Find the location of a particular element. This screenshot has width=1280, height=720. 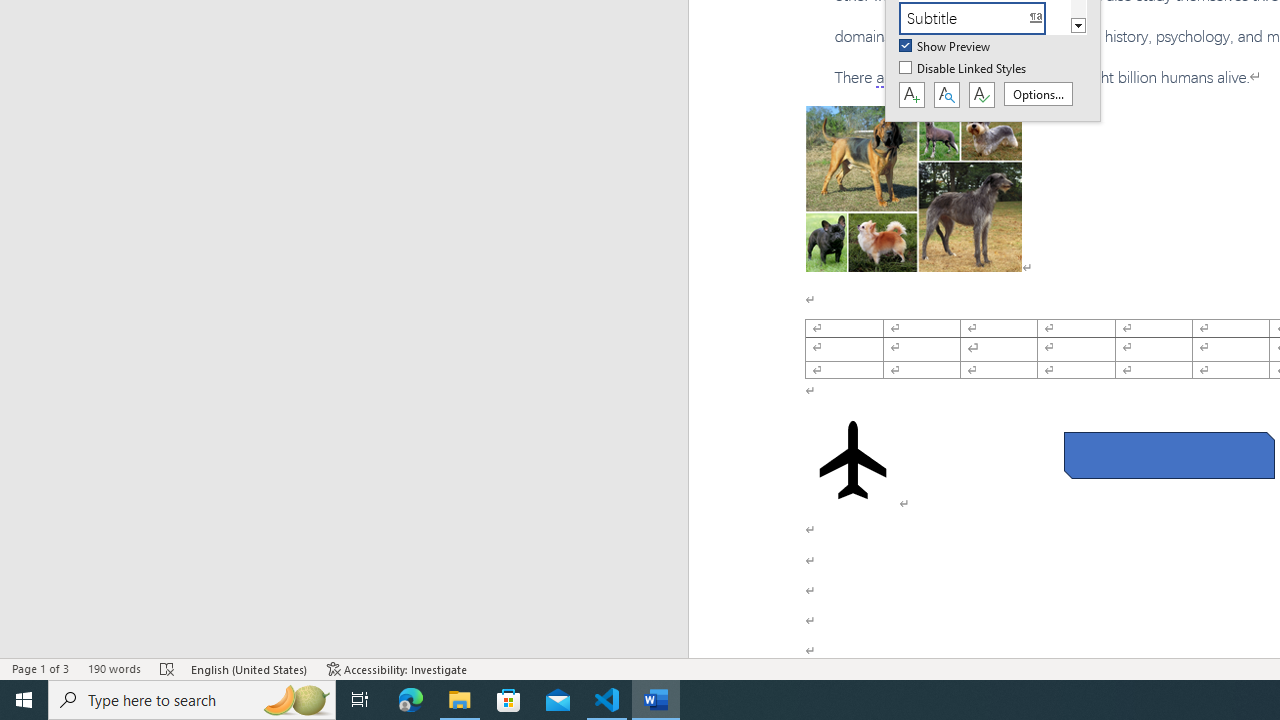

'Rectangle: Diagonal Corners Snipped 2' is located at coordinates (1169, 455).